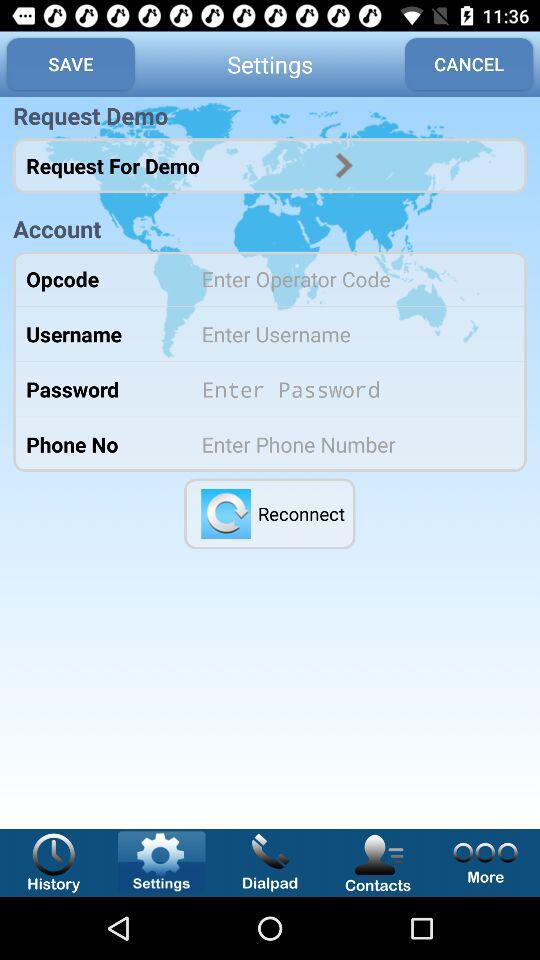 The height and width of the screenshot is (960, 540). What do you see at coordinates (350, 444) in the screenshot?
I see `number icon` at bounding box center [350, 444].